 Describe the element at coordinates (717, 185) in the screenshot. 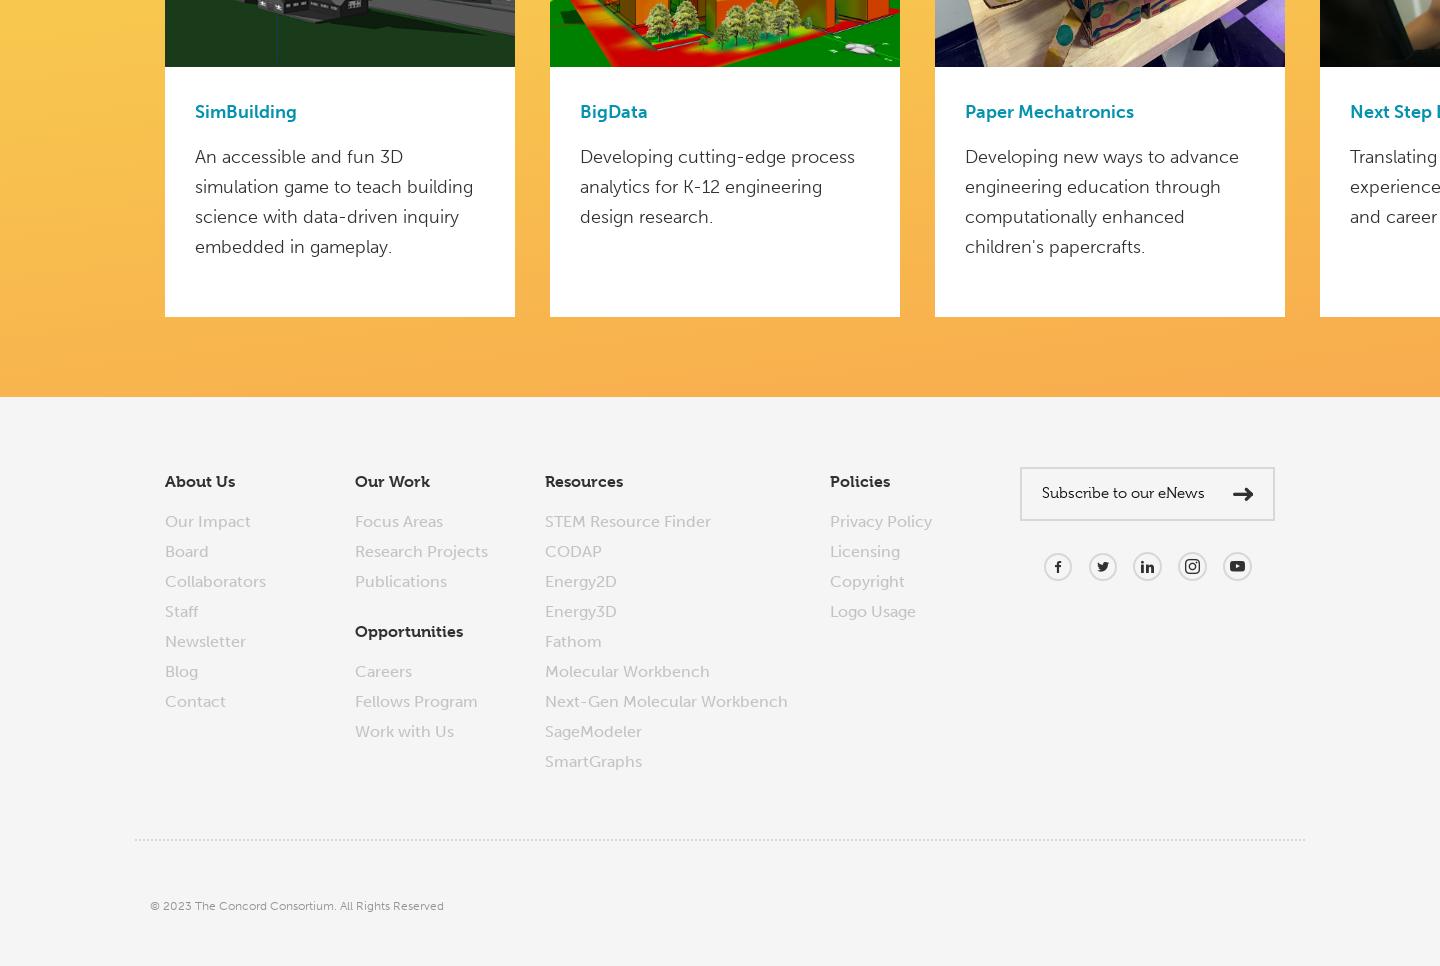

I see `'Developing cutting-edge process analytics for K-12 engineering design research.'` at that location.